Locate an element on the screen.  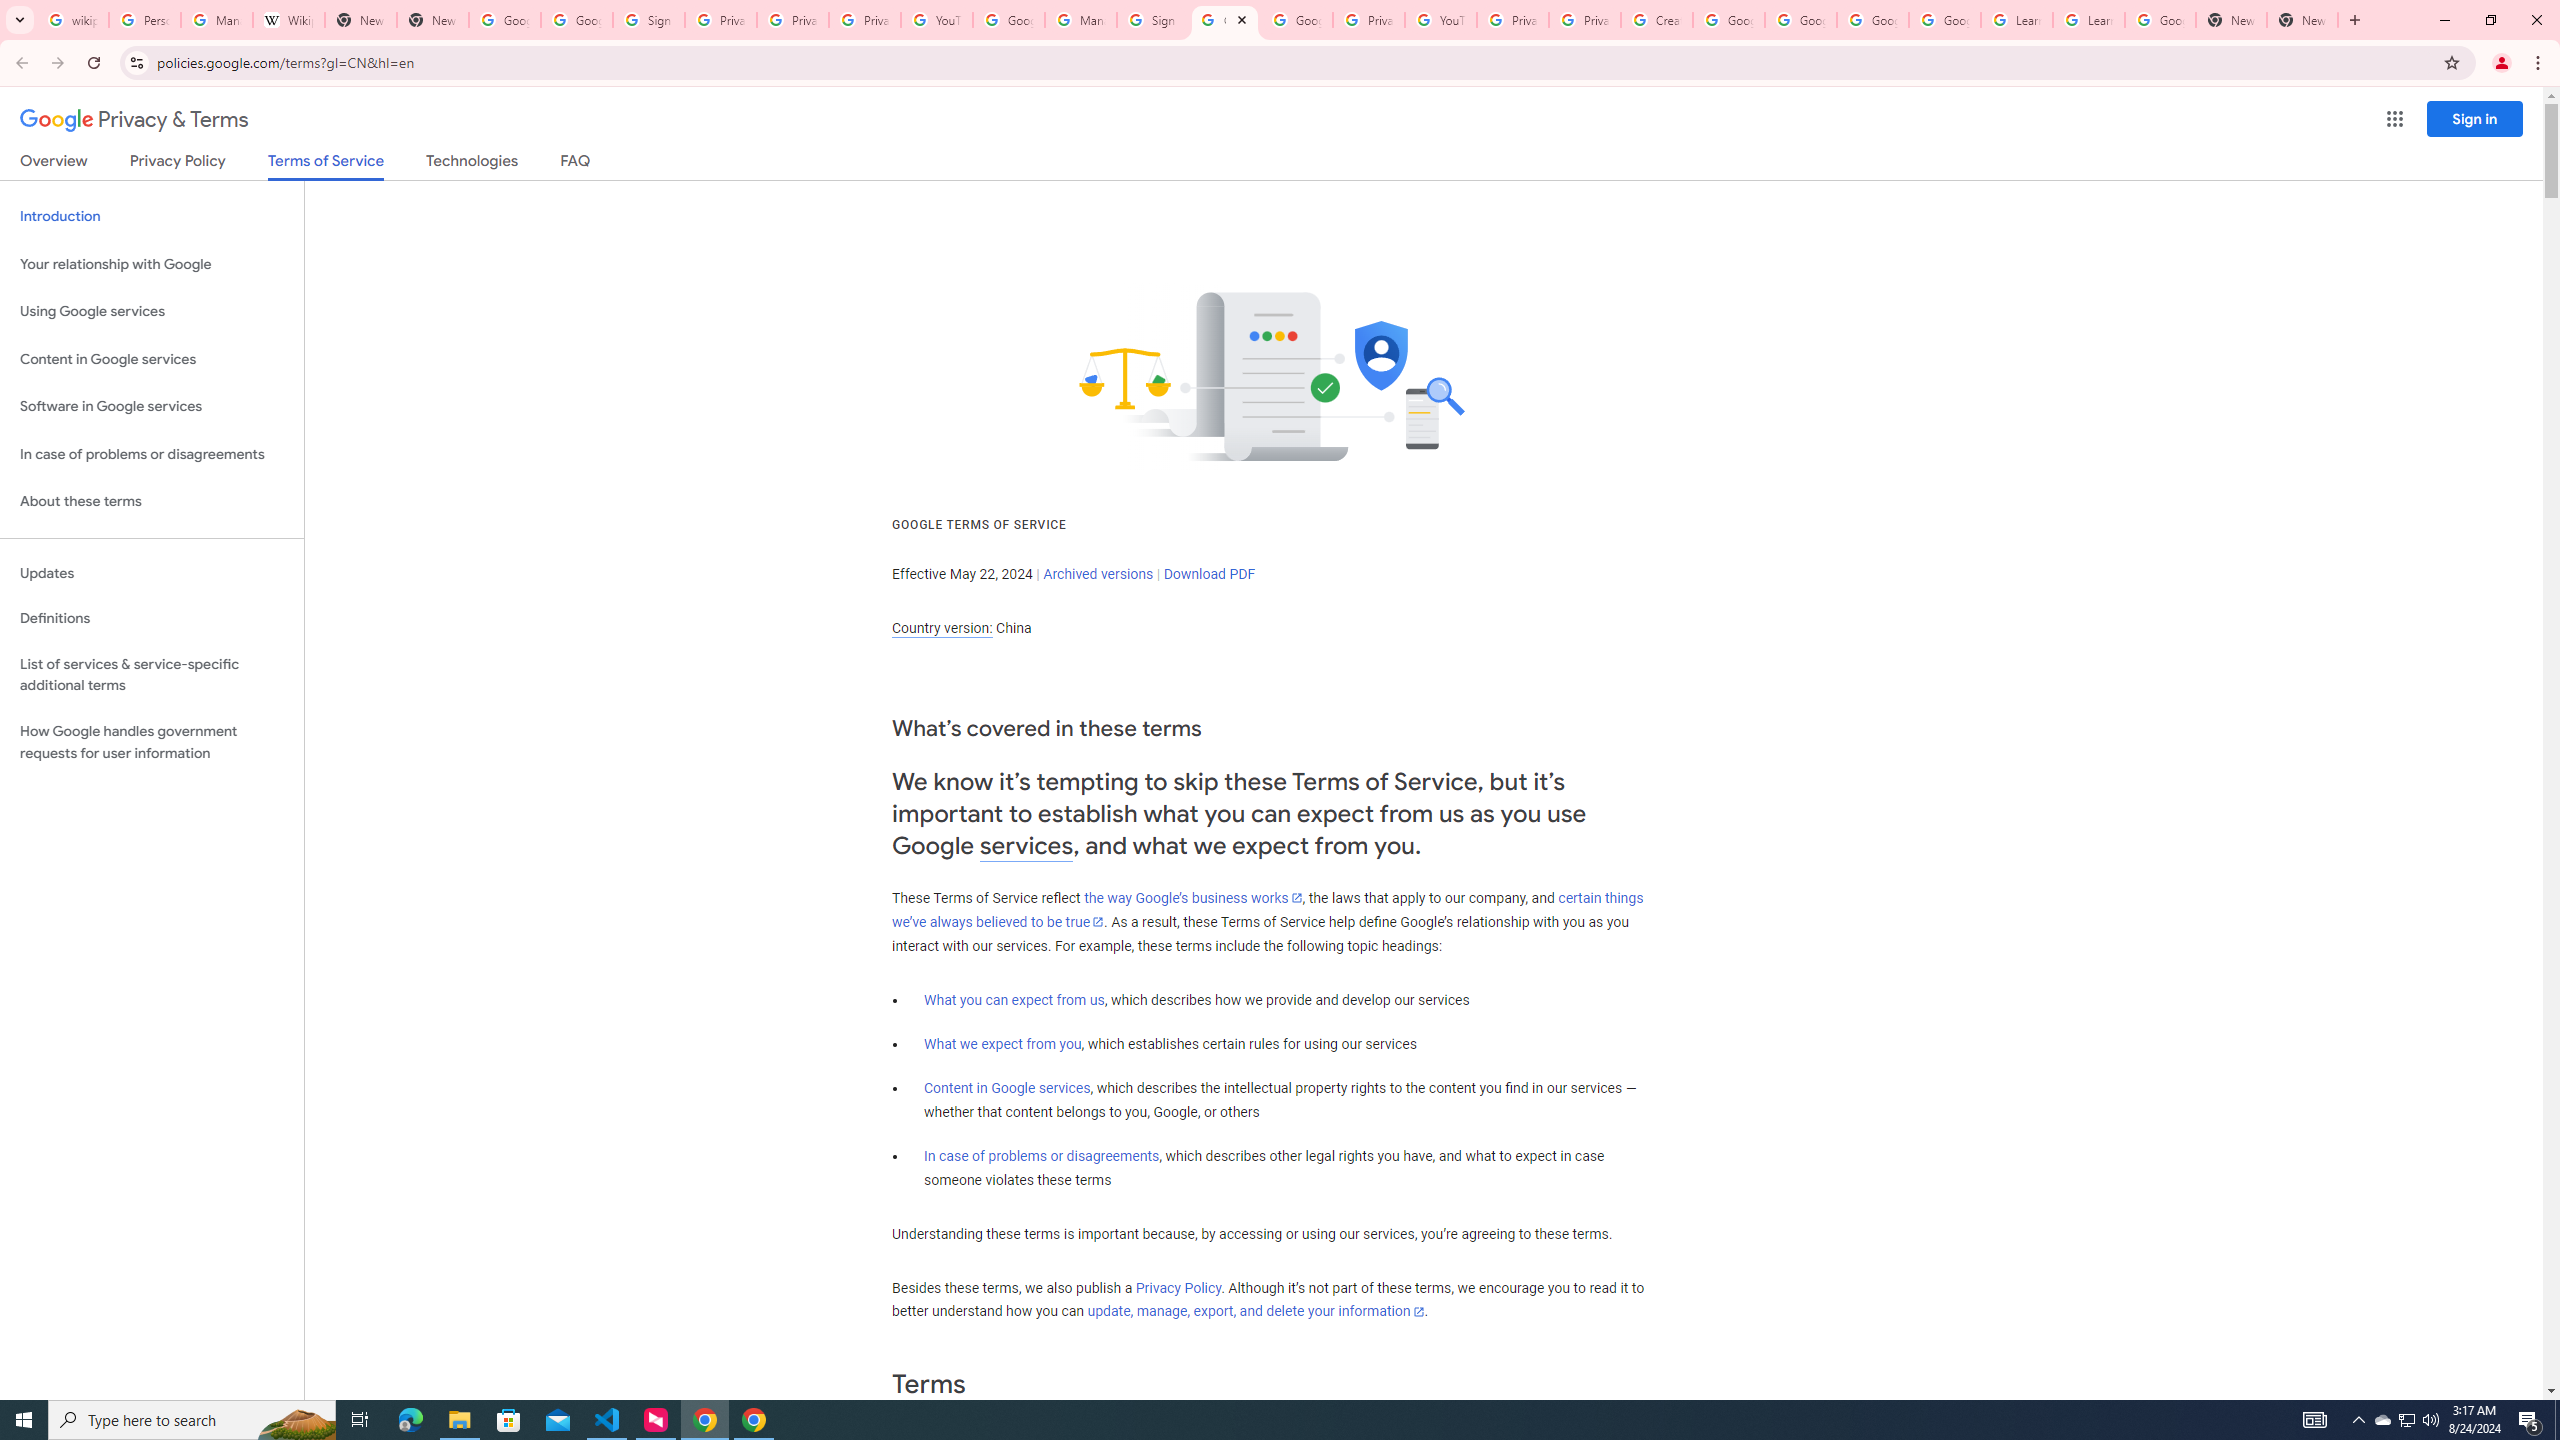
'Terms of Service' is located at coordinates (325, 165).